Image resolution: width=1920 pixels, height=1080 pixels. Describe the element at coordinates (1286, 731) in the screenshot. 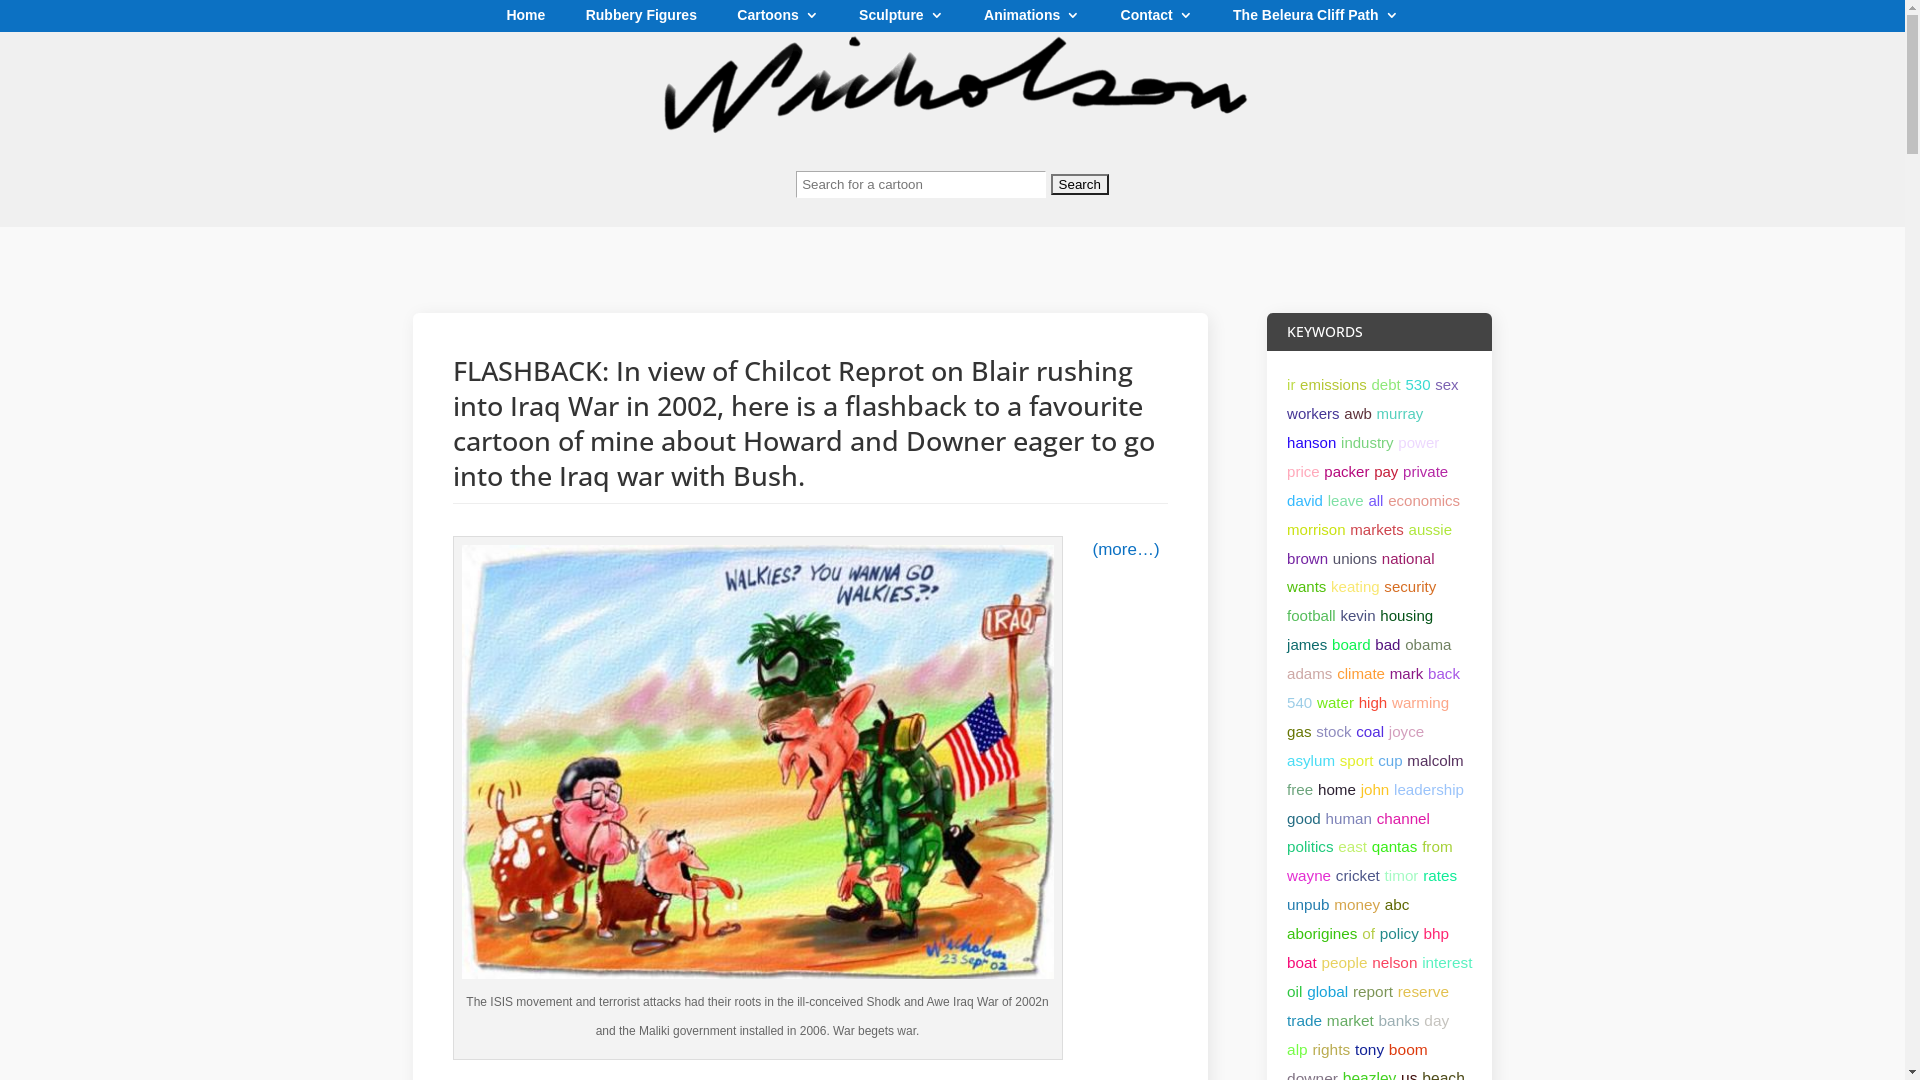

I see `'gas'` at that location.